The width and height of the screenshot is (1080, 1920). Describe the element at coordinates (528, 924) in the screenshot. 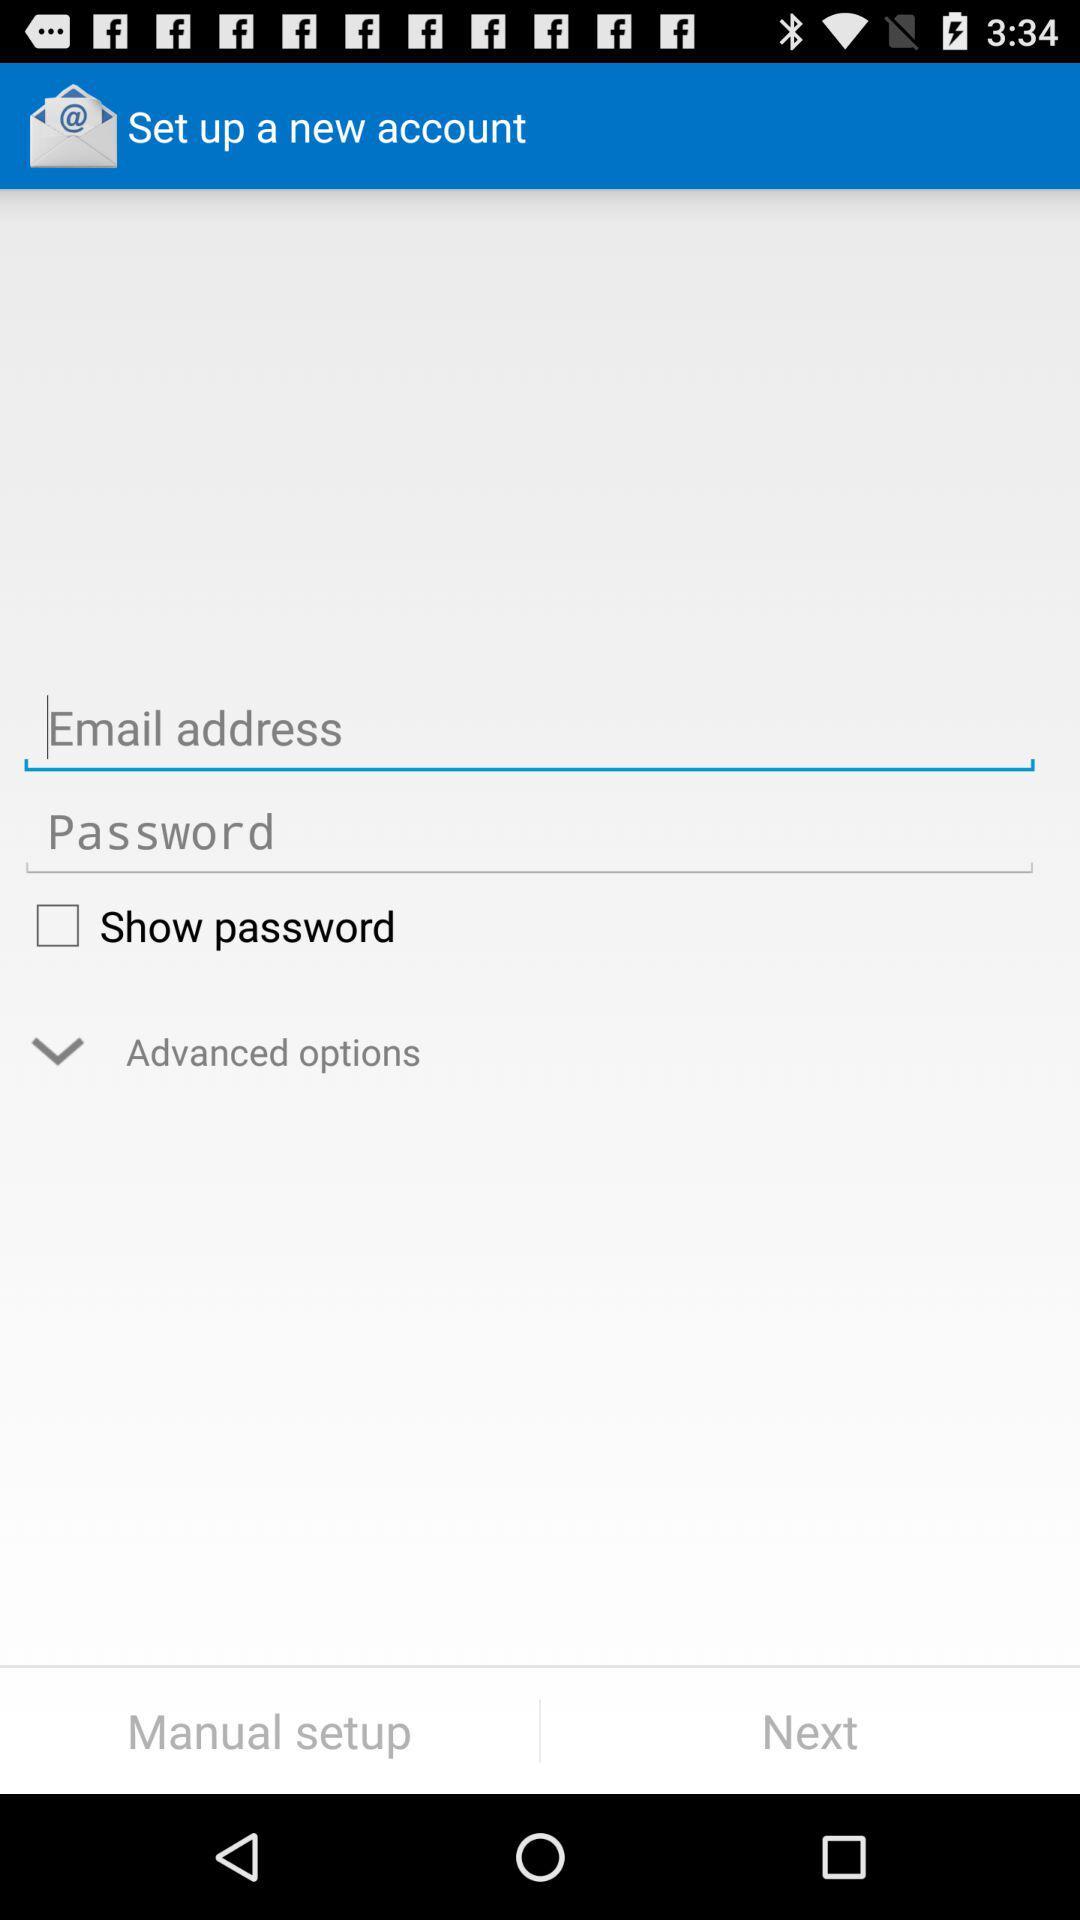

I see `show password checkbox` at that location.